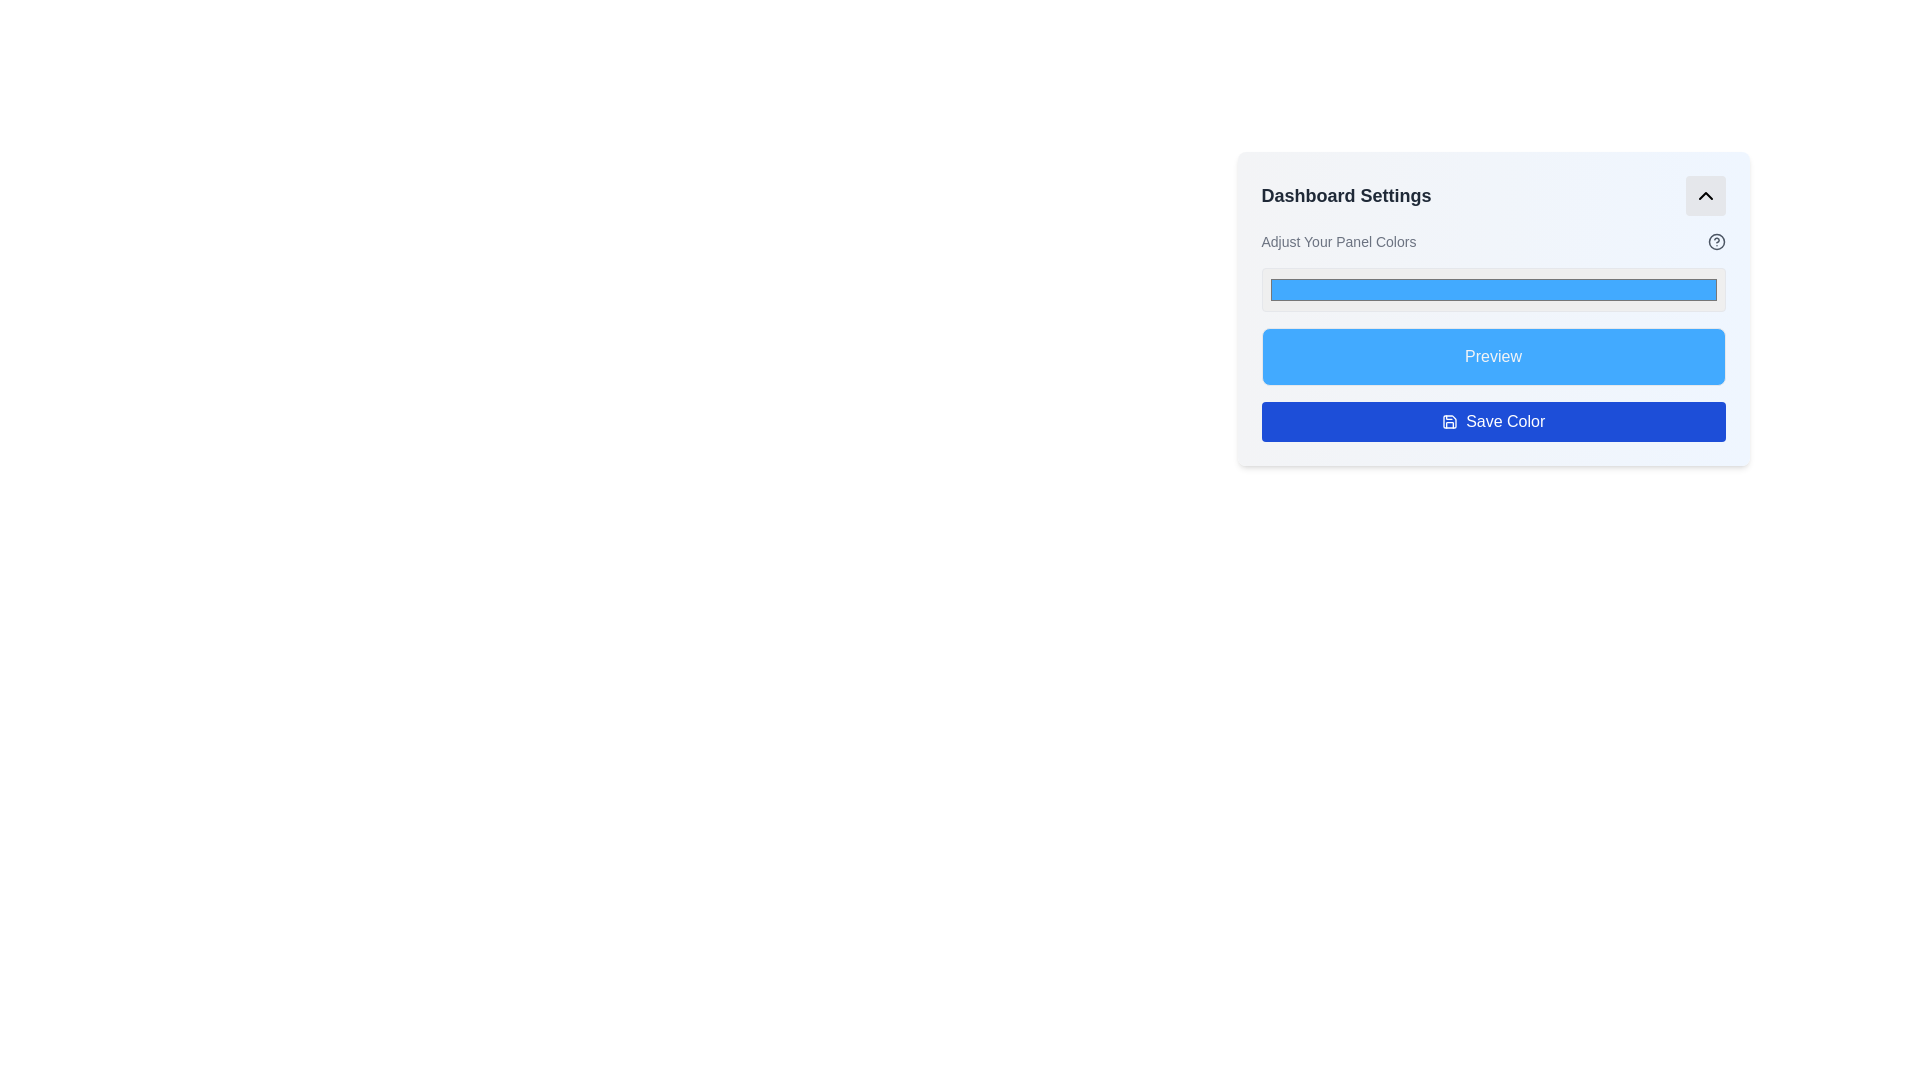 Image resolution: width=1920 pixels, height=1080 pixels. I want to click on the preview button in the Interactive Panel Section located in the Dashboard Settings below the headline 'Adjust Your Panel Colors' to preview the color, so click(1493, 335).